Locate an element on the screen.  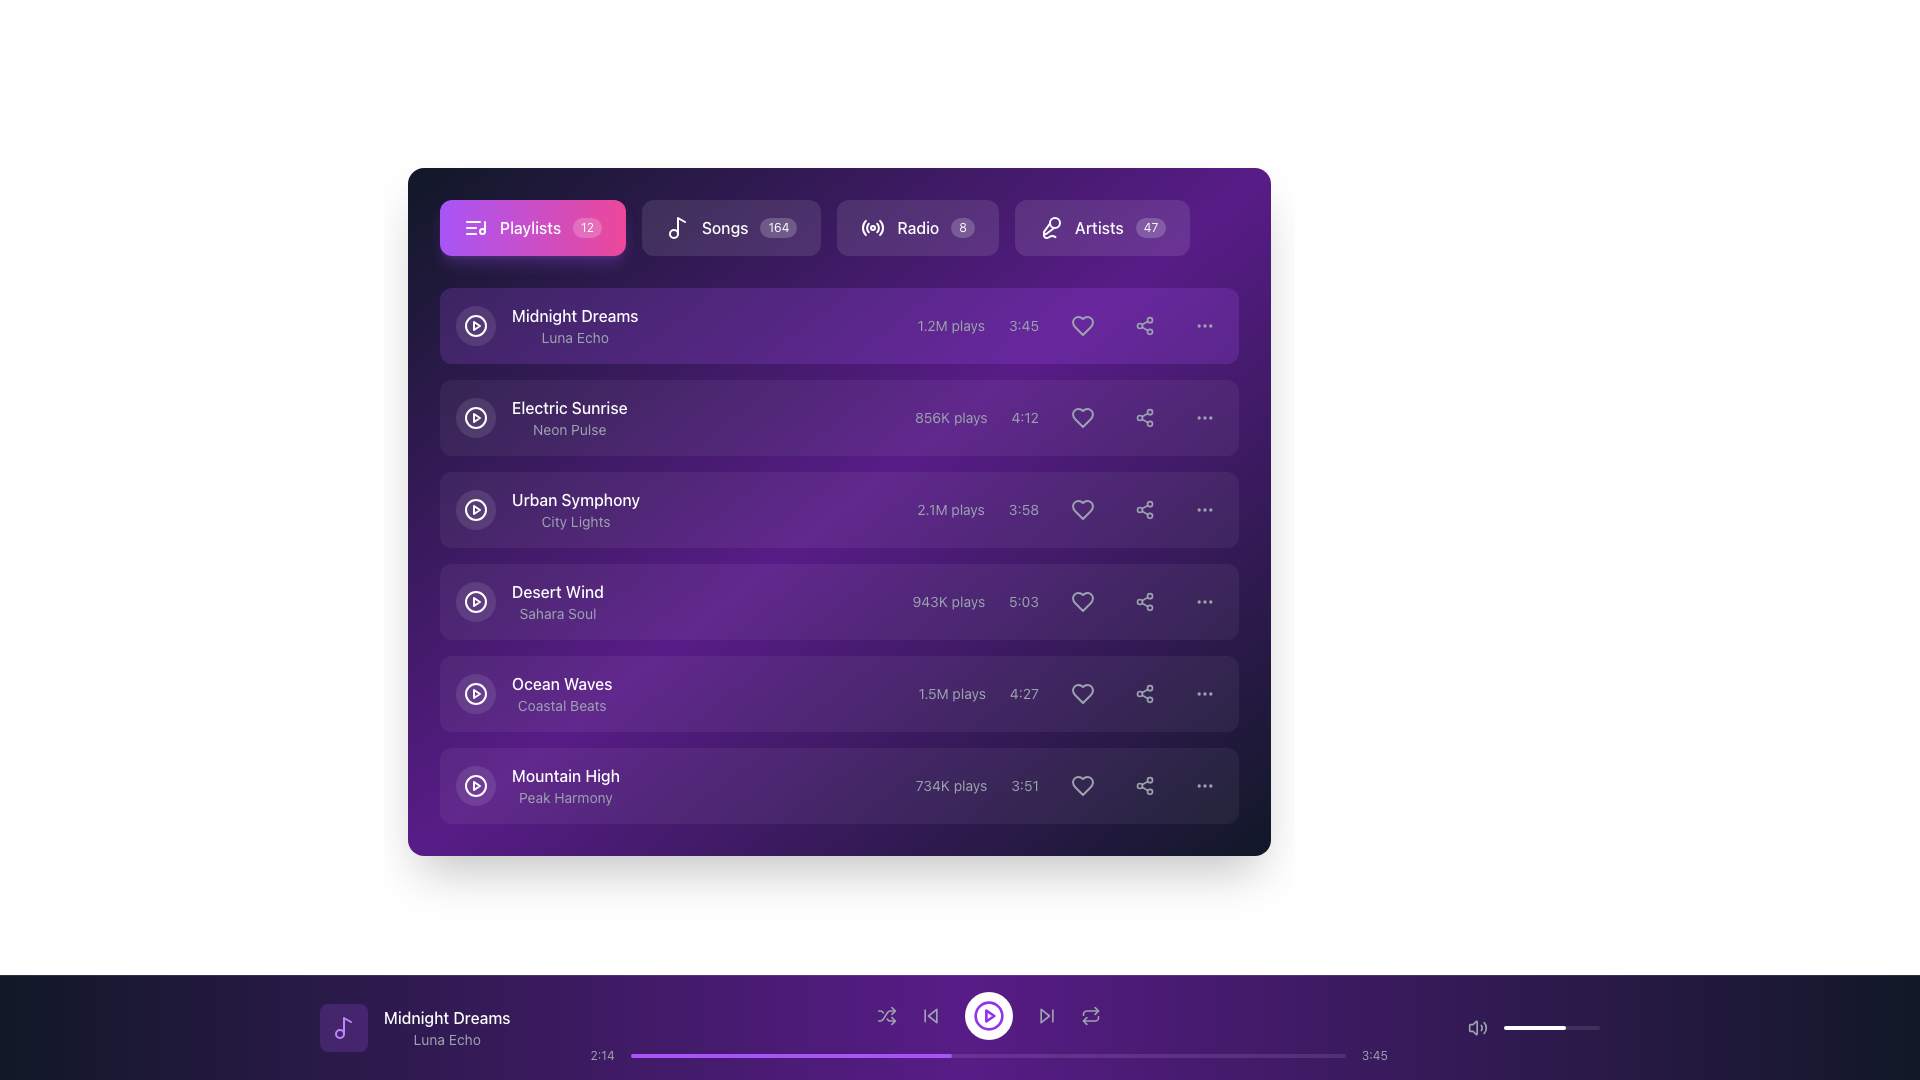
the list item titled 'Desert Wind' which is the fourth item is located at coordinates (839, 600).